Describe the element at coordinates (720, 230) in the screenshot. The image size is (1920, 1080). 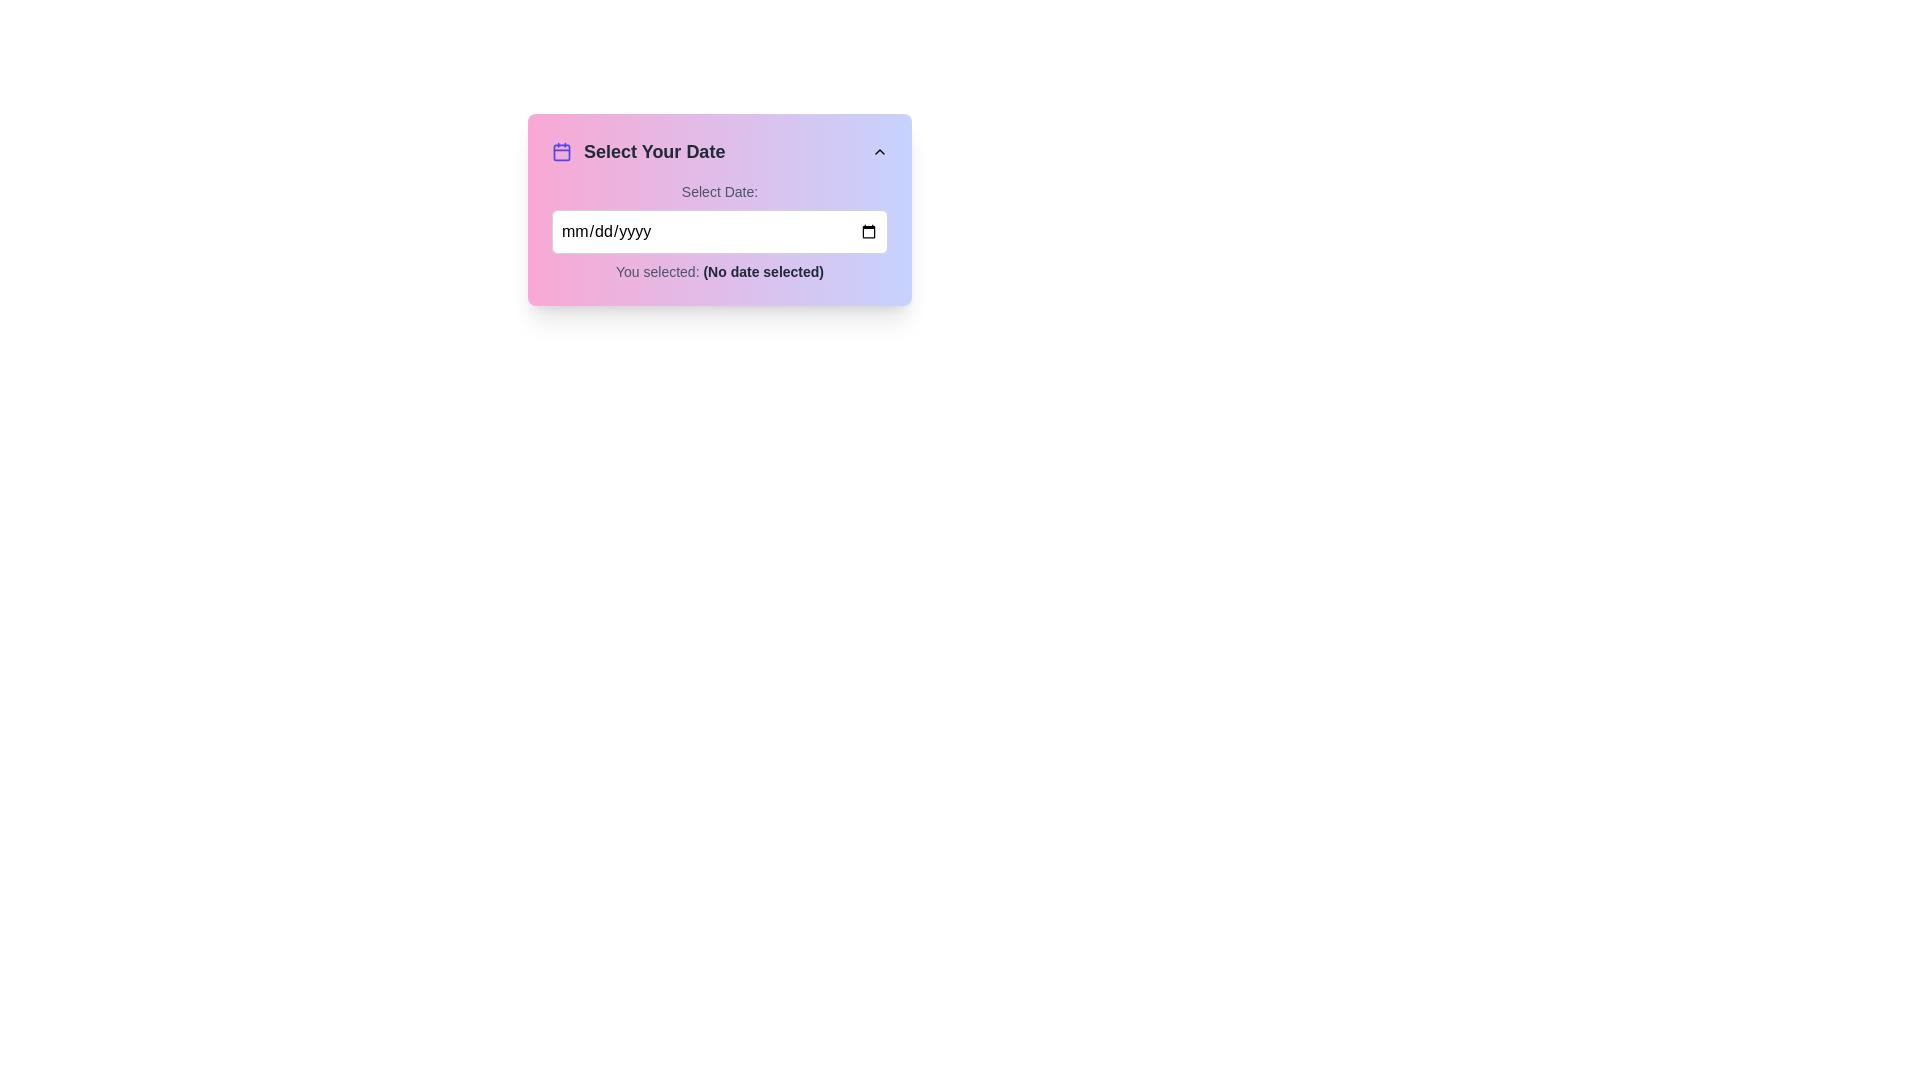
I see `the input field labeled 'Select Date:' by clicking on it to enable interaction` at that location.